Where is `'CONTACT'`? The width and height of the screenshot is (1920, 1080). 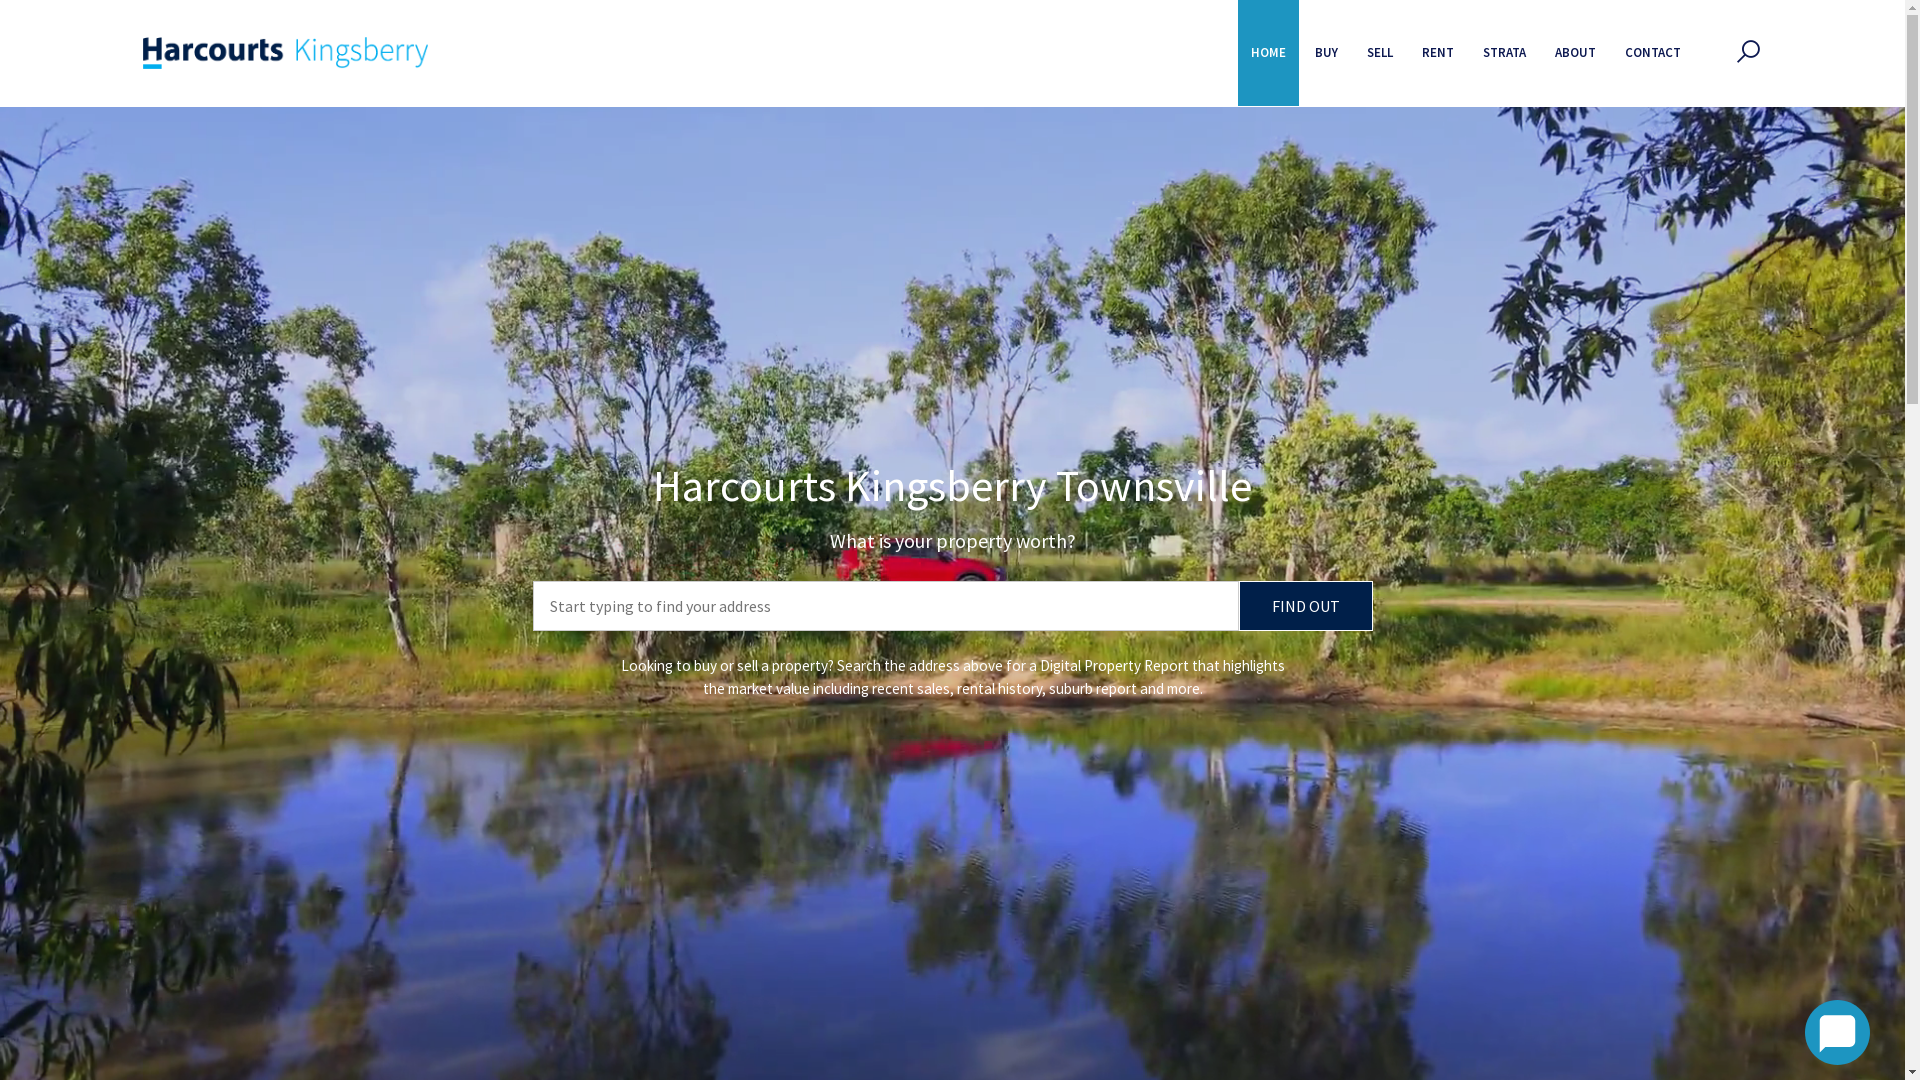 'CONTACT' is located at coordinates (1652, 52).